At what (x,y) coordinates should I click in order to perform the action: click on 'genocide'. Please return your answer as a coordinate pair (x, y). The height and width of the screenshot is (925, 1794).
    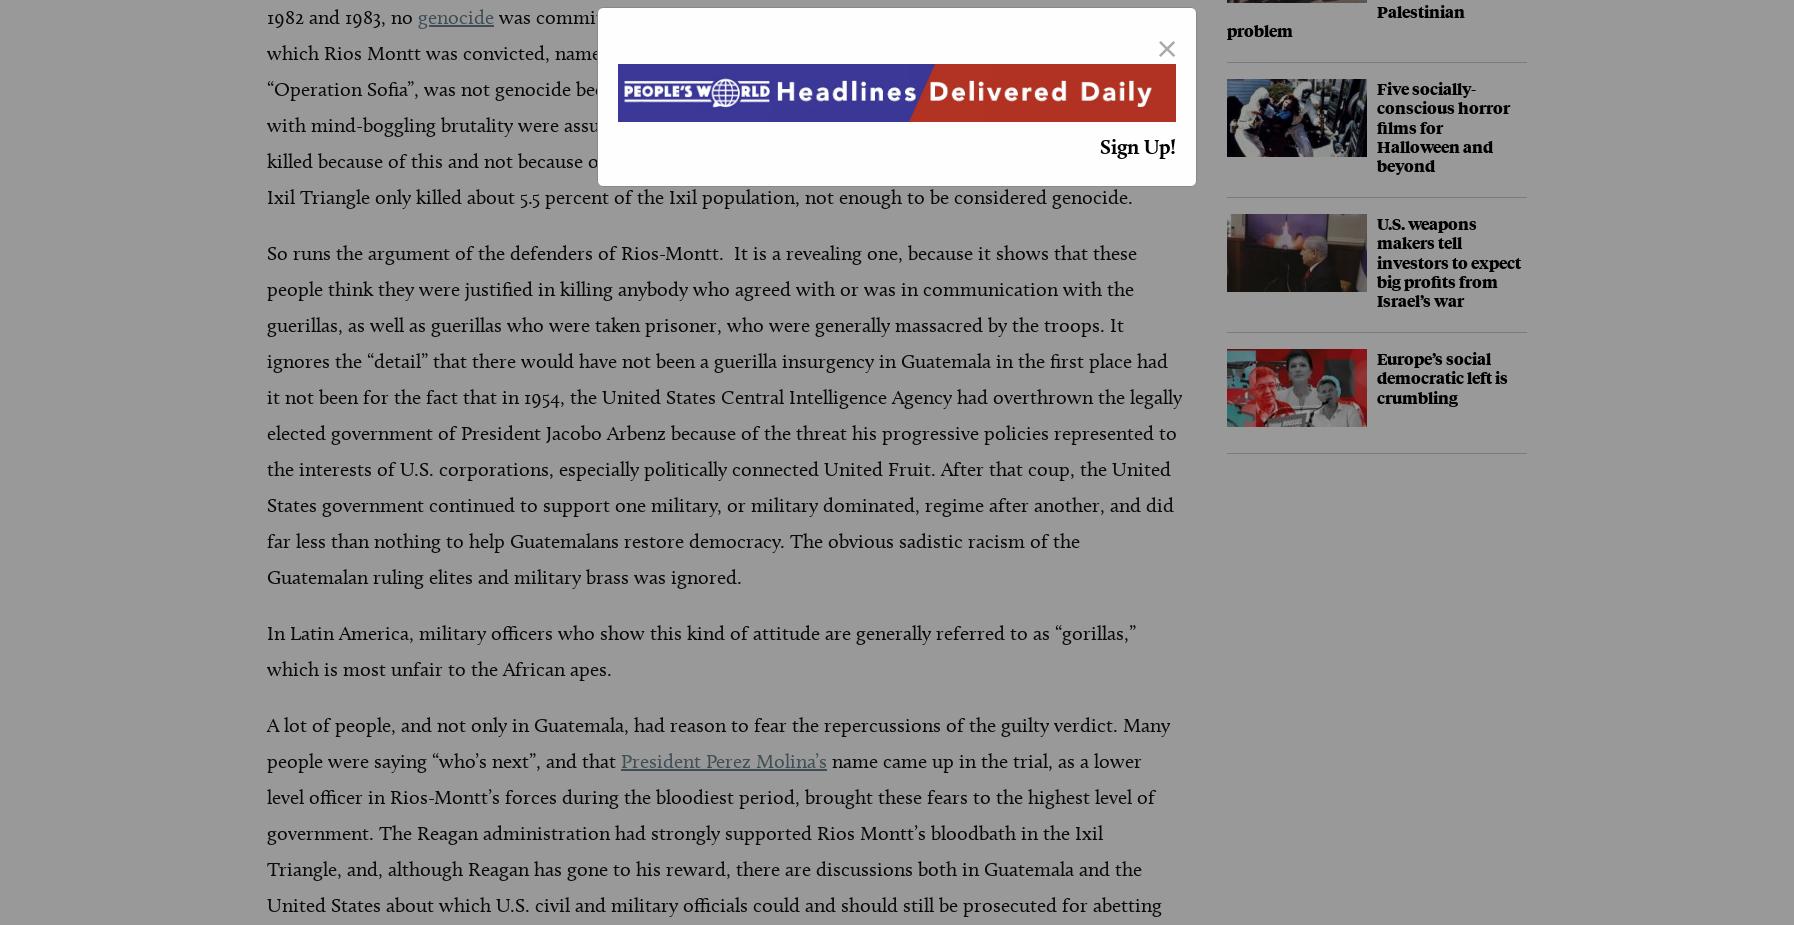
    Looking at the image, I should click on (456, 16).